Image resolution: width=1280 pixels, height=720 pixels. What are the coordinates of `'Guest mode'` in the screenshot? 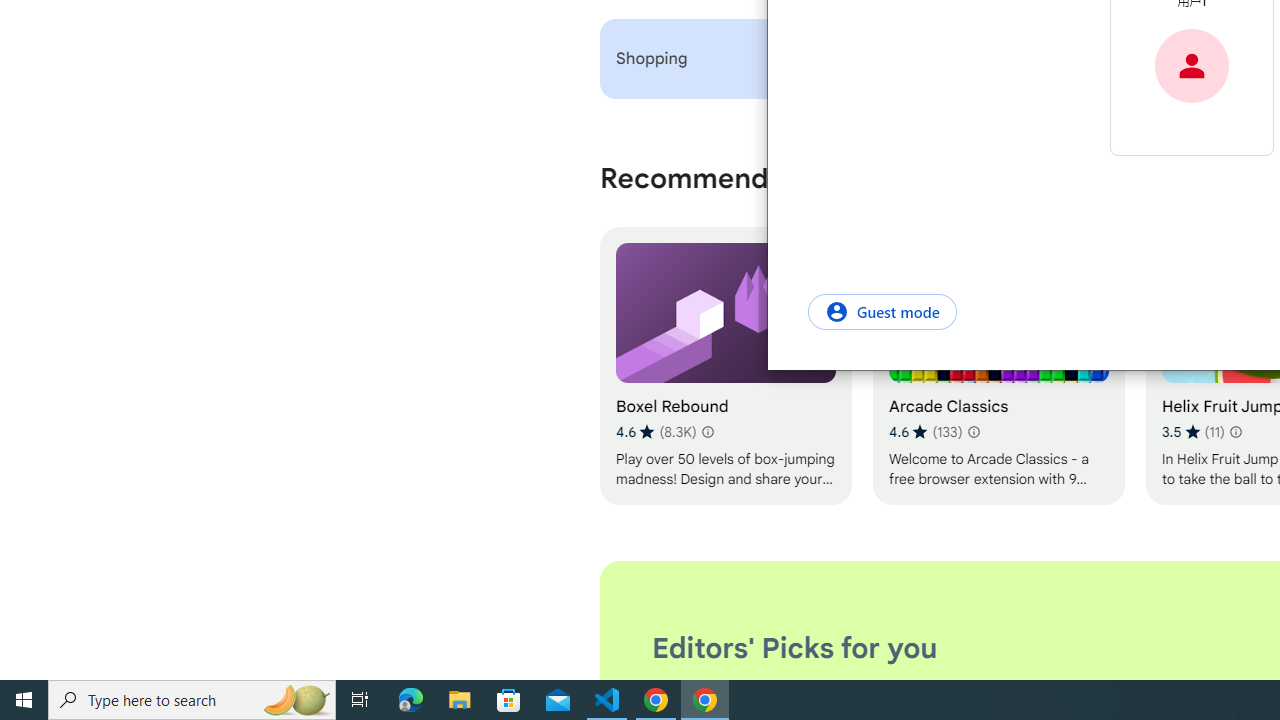 It's located at (881, 311).